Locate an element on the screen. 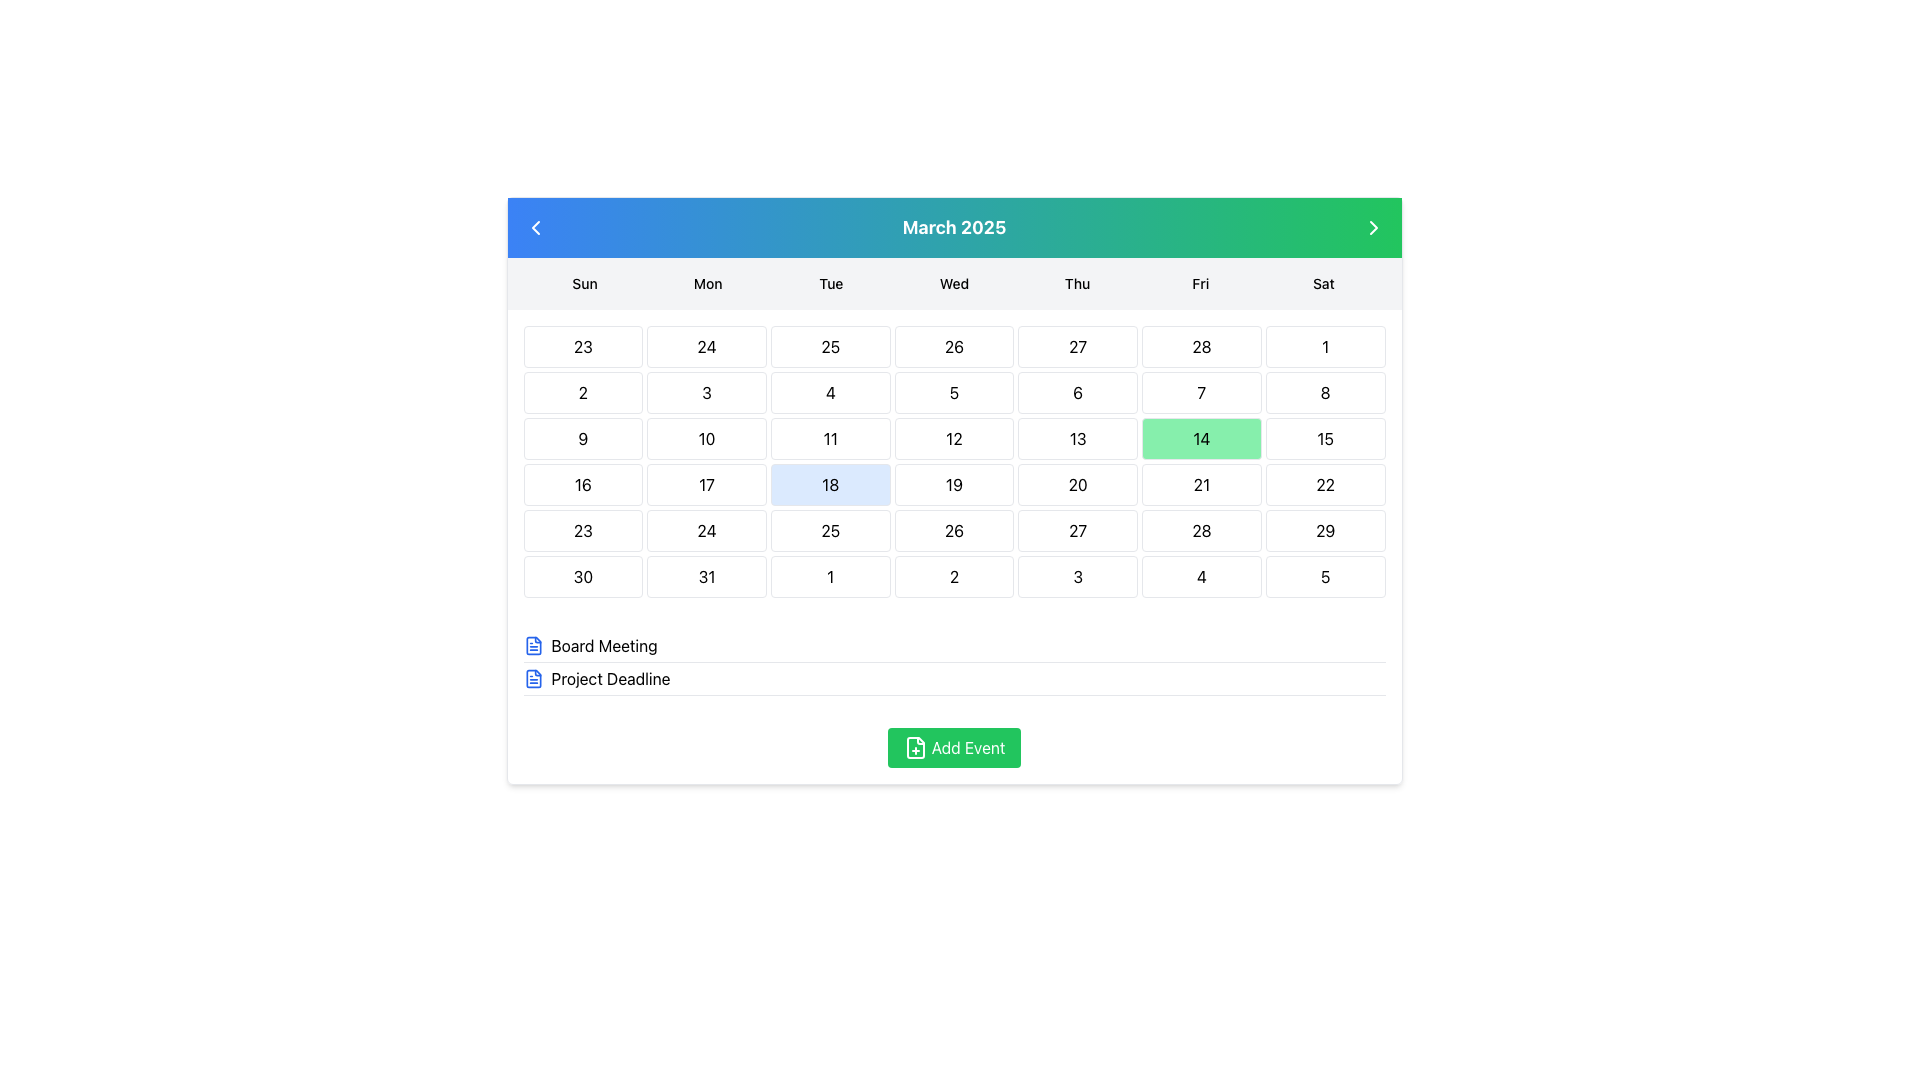 The image size is (1920, 1080). the navigation button icon on the left side of the blue header section of the calendar interface is located at coordinates (535, 226).